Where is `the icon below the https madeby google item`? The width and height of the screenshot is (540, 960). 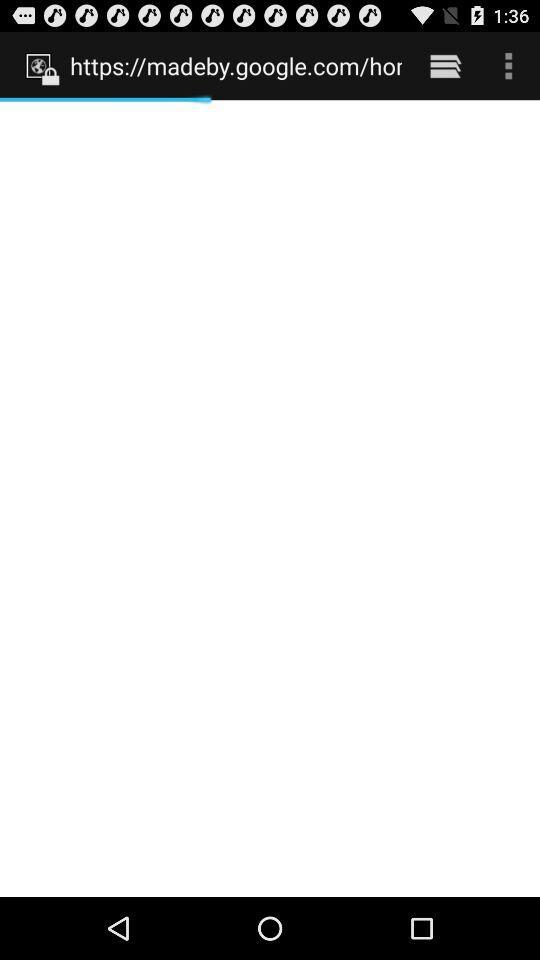
the icon below the https madeby google item is located at coordinates (270, 497).